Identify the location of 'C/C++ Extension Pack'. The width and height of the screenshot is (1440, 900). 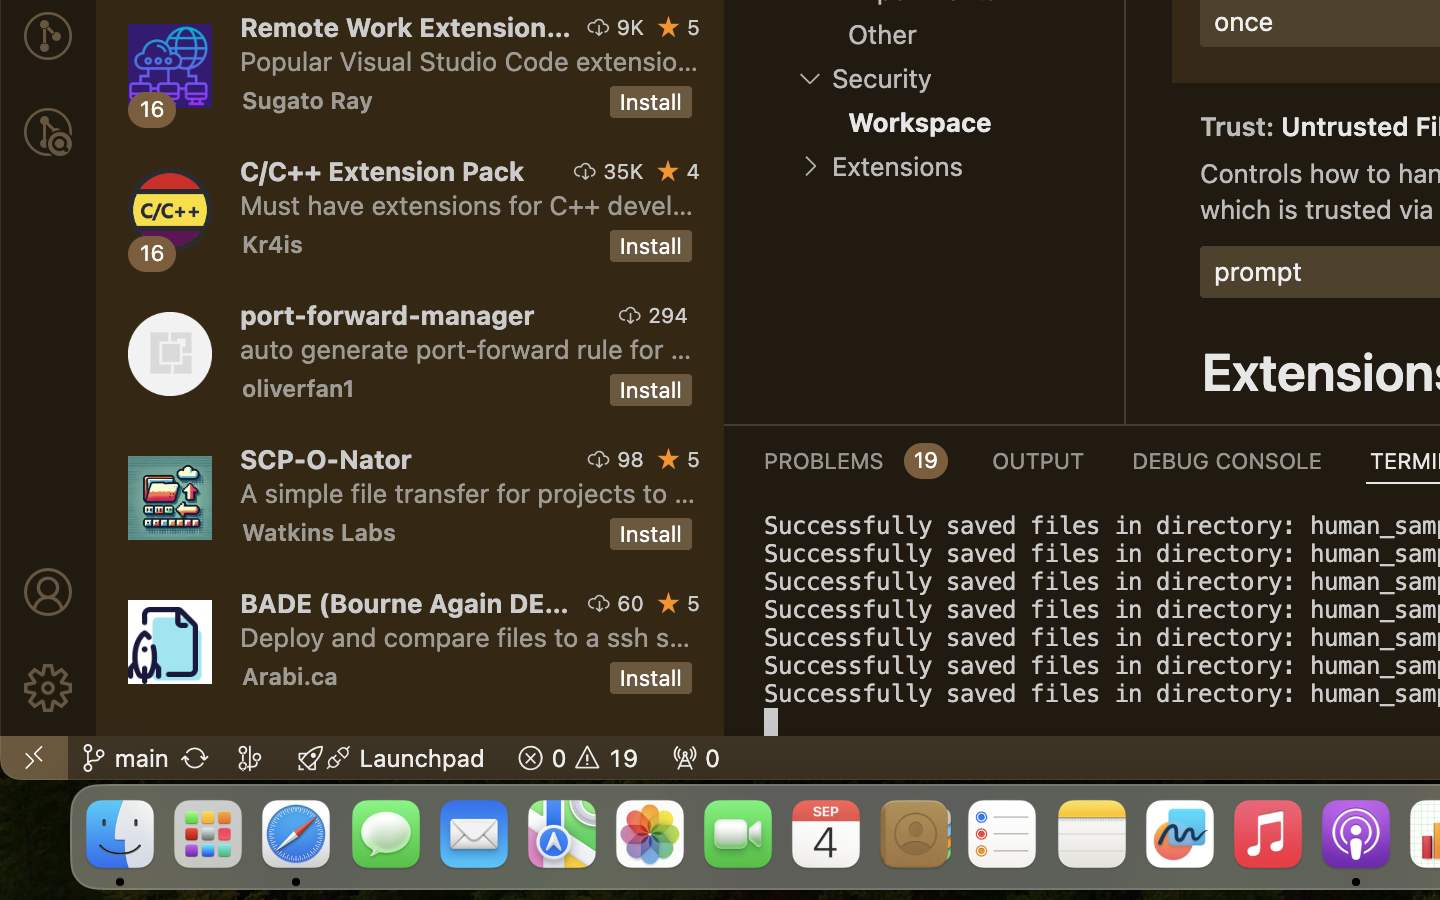
(382, 171).